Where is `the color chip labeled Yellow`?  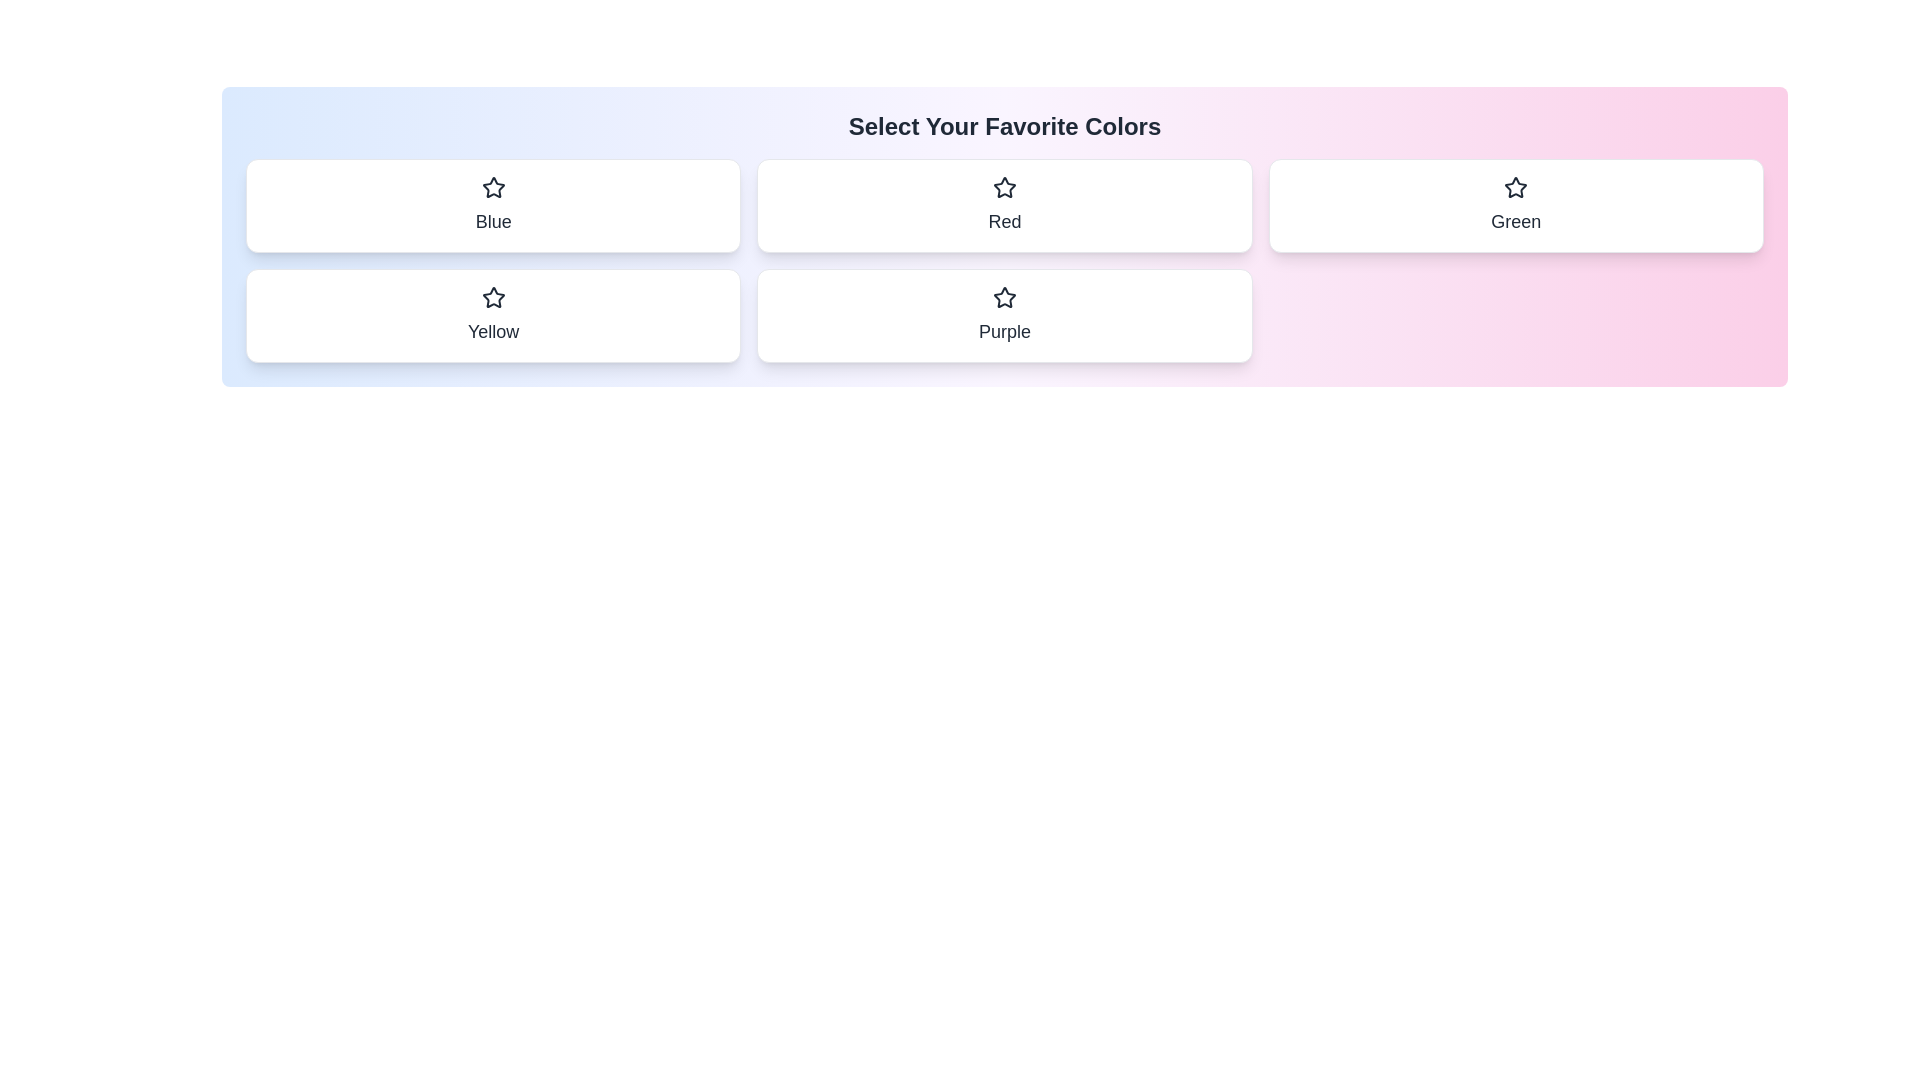 the color chip labeled Yellow is located at coordinates (493, 315).